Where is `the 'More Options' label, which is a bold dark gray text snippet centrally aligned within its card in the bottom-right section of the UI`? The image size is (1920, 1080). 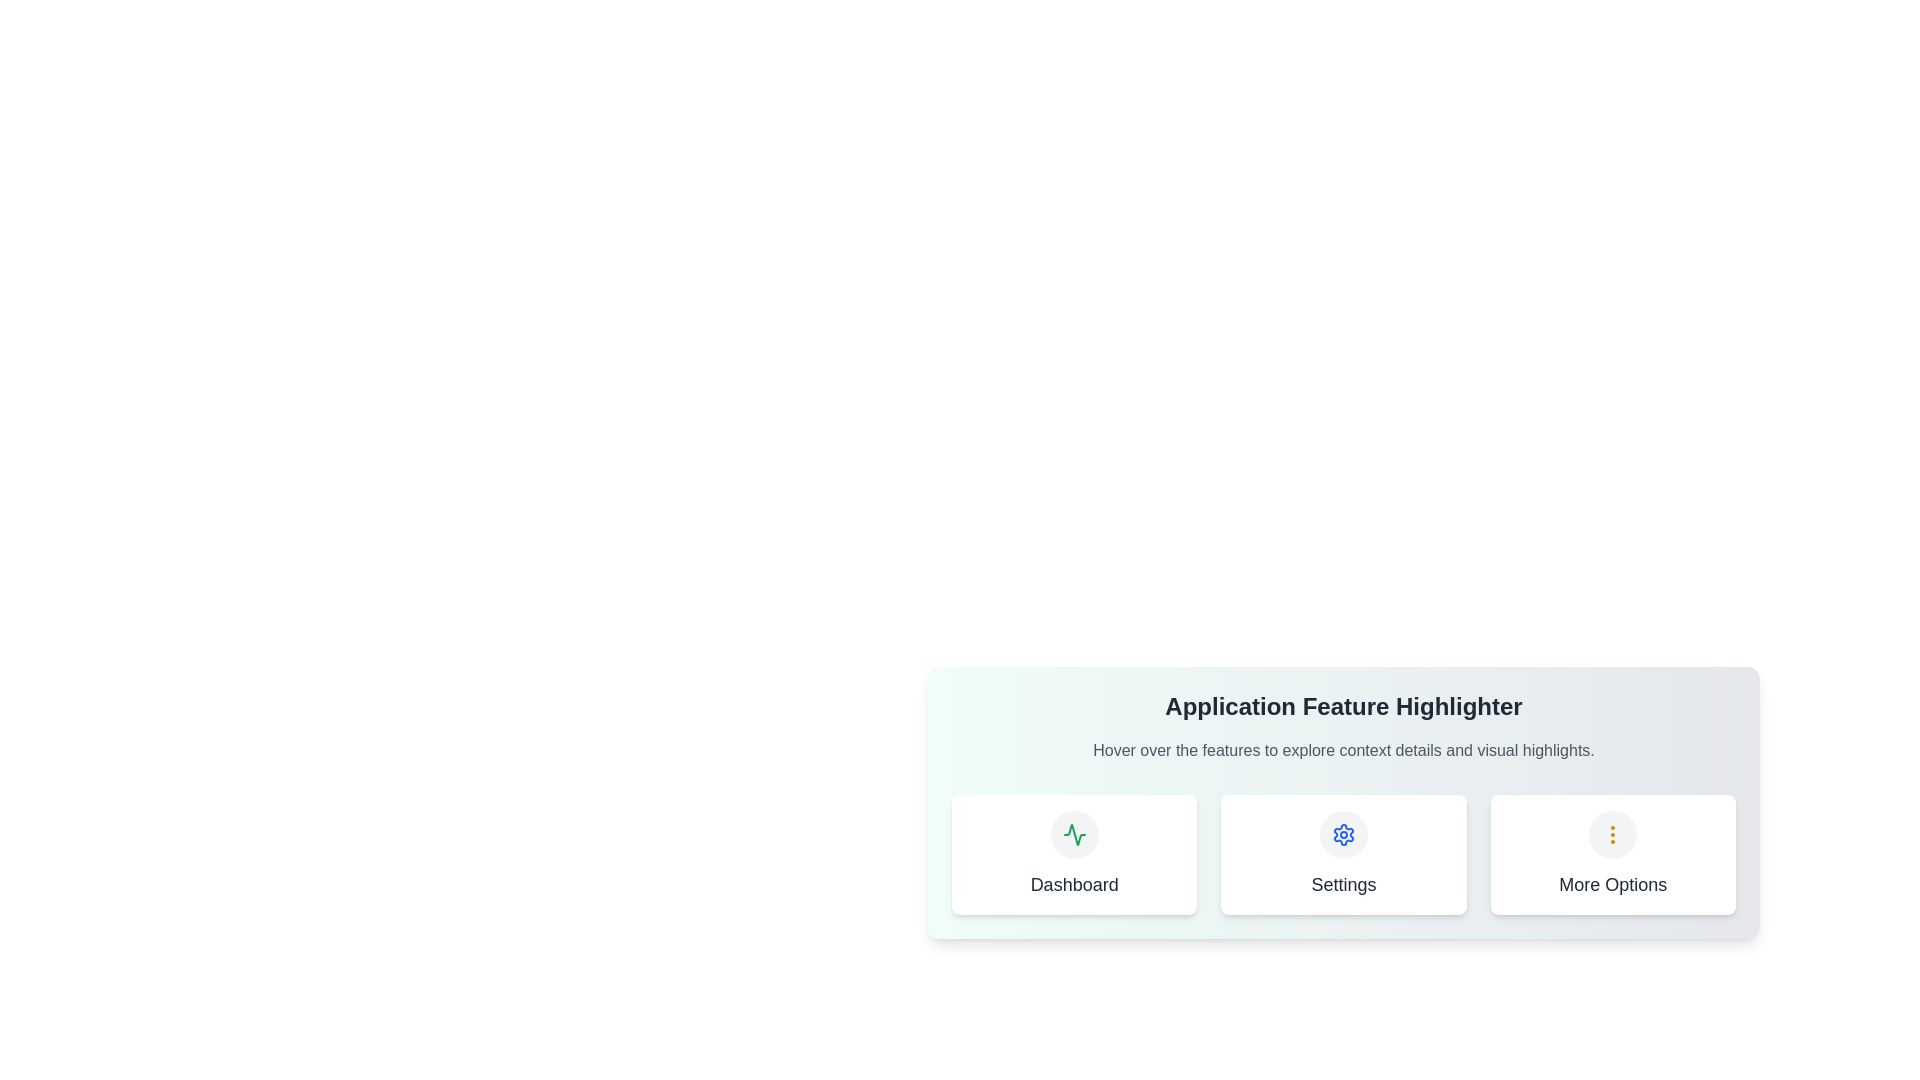
the 'More Options' label, which is a bold dark gray text snippet centrally aligned within its card in the bottom-right section of the UI is located at coordinates (1613, 883).